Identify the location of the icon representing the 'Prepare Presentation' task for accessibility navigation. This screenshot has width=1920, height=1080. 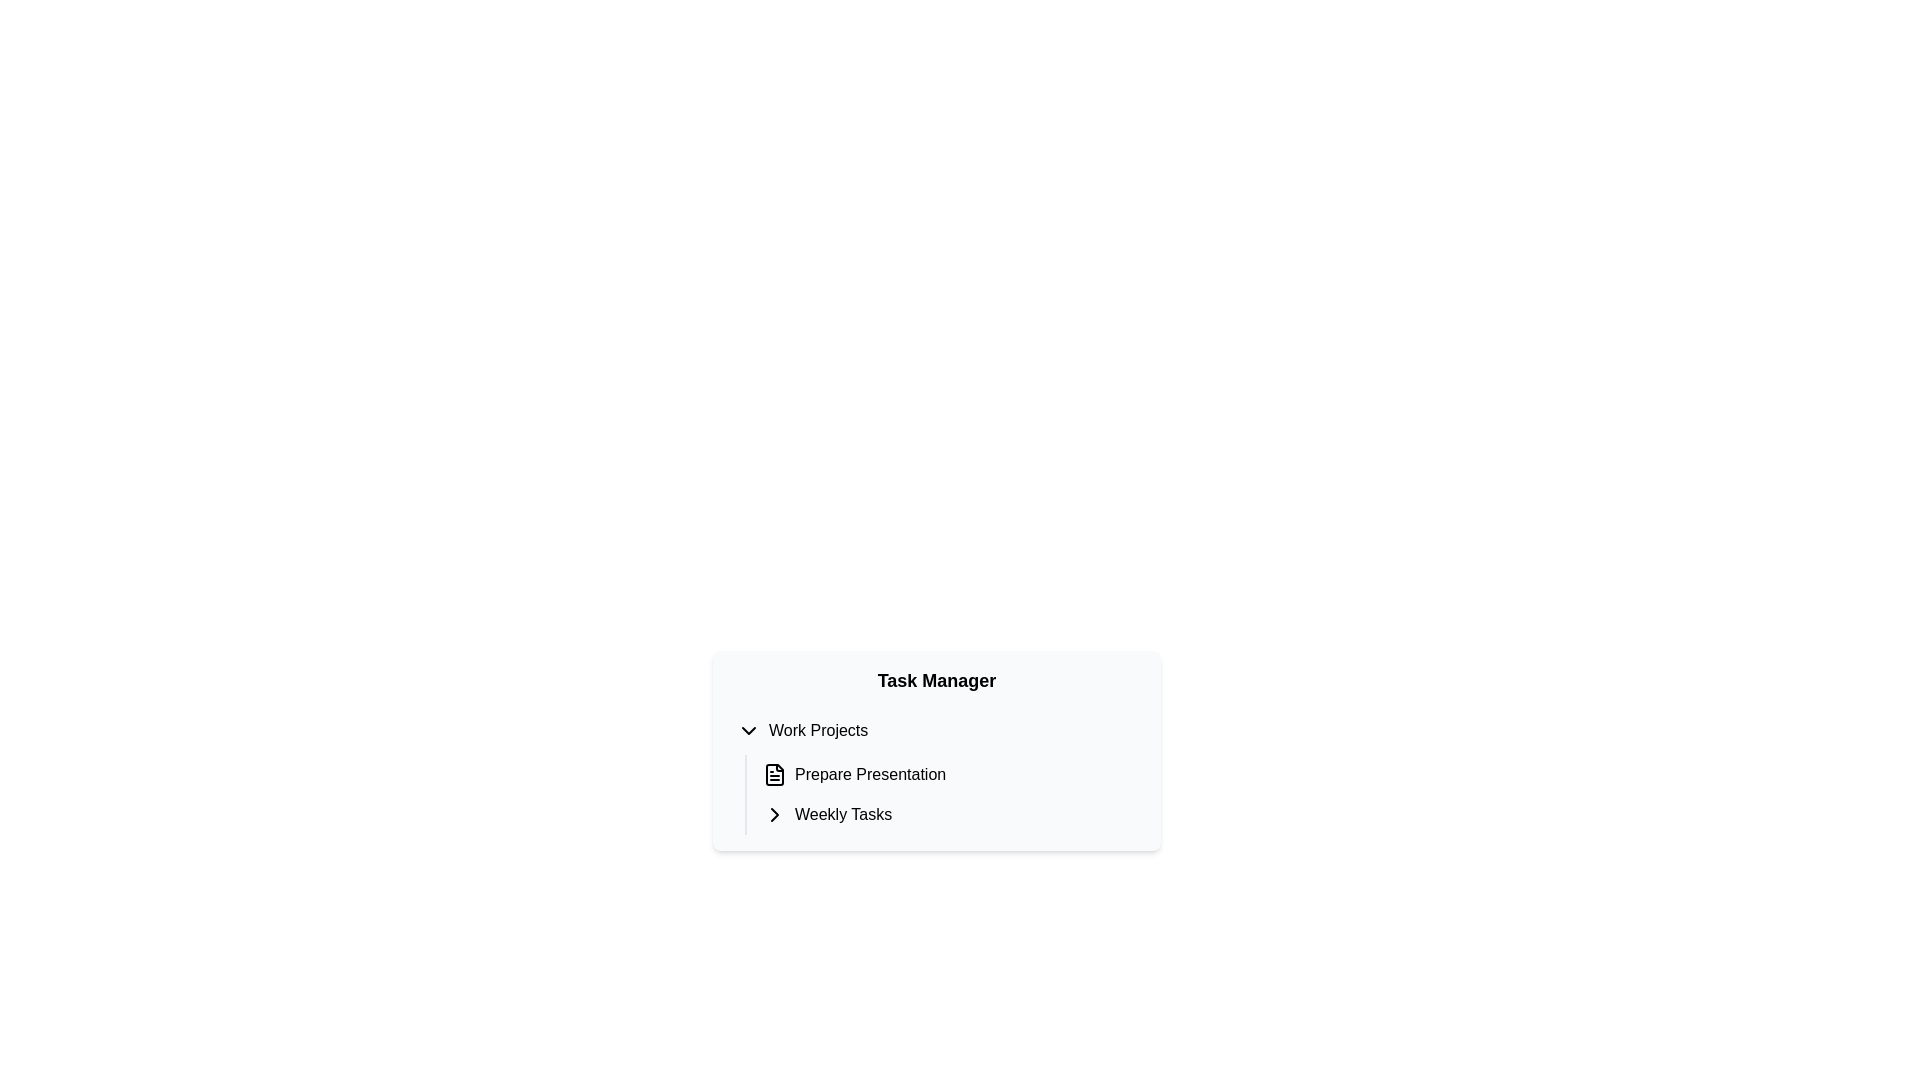
(773, 774).